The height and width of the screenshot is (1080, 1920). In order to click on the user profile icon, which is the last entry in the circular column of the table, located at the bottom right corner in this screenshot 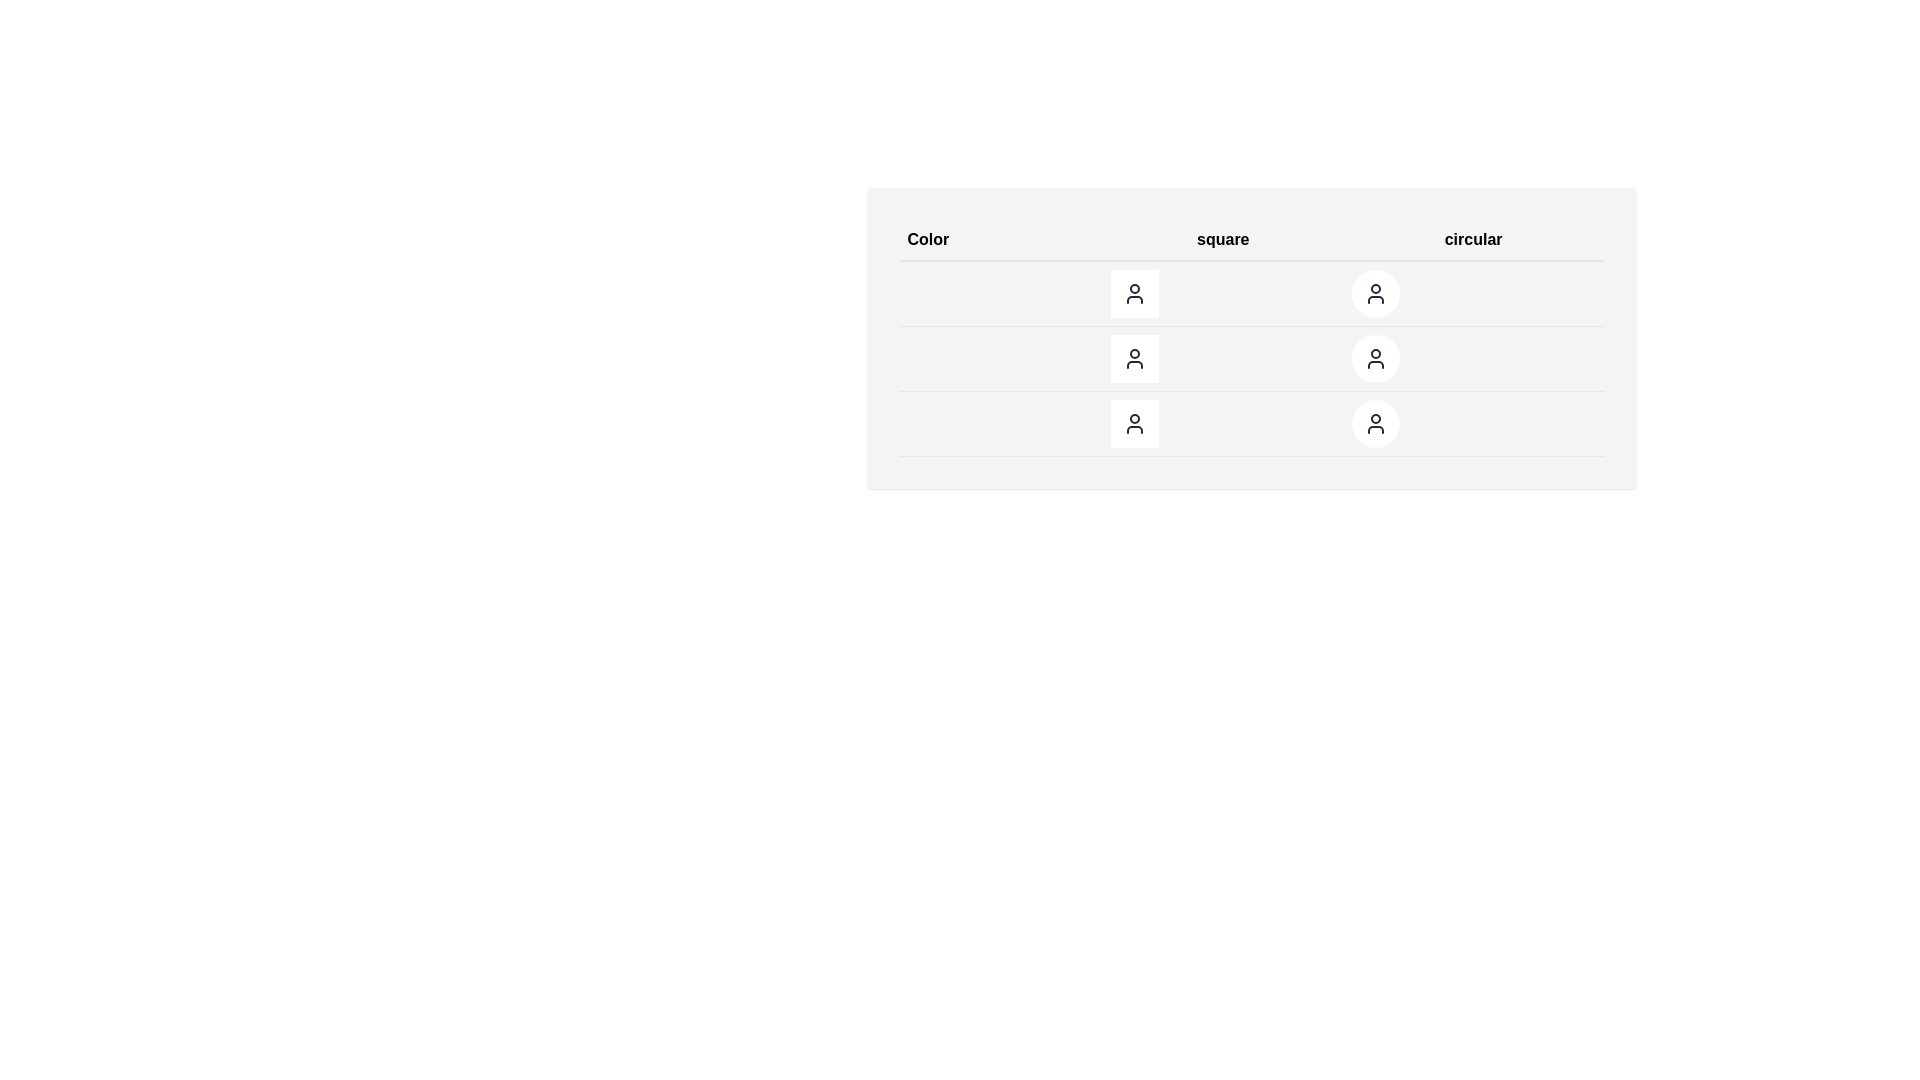, I will do `click(1374, 423)`.